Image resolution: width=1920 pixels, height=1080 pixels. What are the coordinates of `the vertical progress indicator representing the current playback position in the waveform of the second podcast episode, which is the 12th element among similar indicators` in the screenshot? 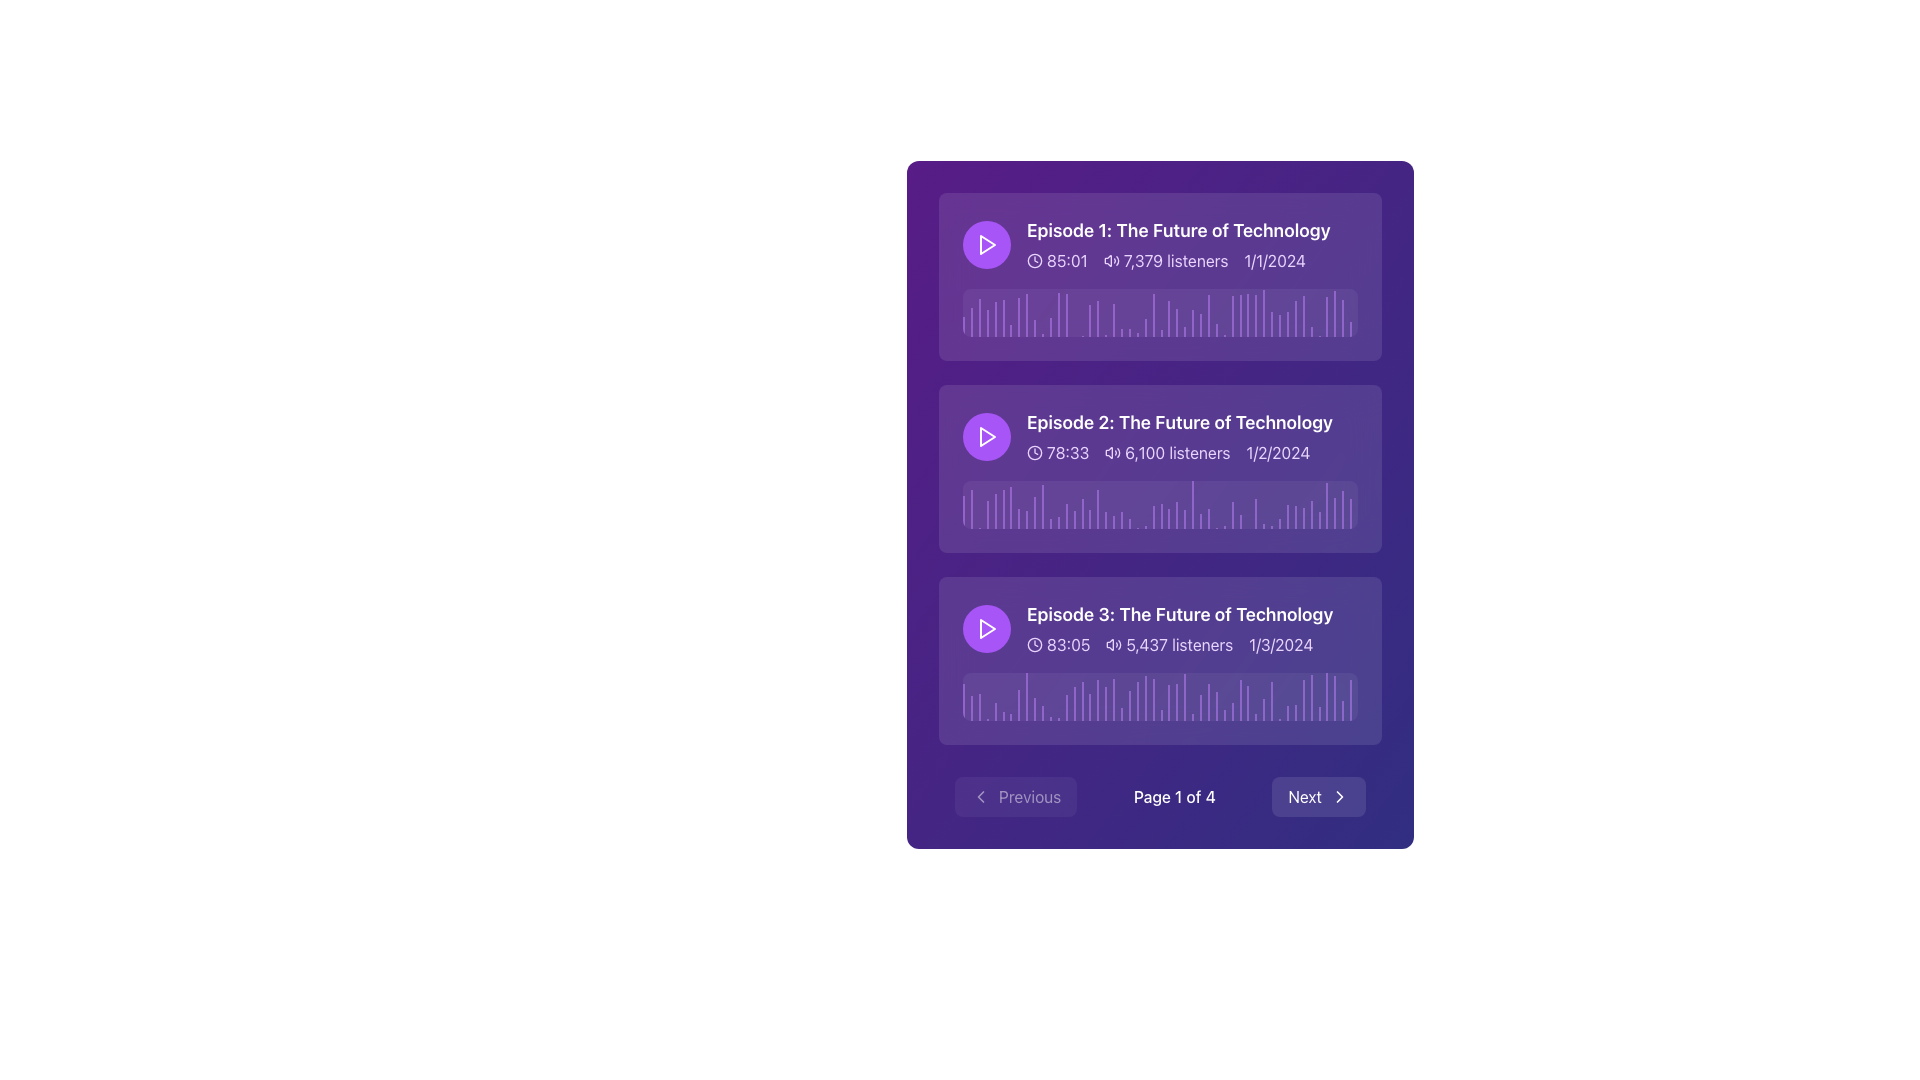 It's located at (1049, 522).